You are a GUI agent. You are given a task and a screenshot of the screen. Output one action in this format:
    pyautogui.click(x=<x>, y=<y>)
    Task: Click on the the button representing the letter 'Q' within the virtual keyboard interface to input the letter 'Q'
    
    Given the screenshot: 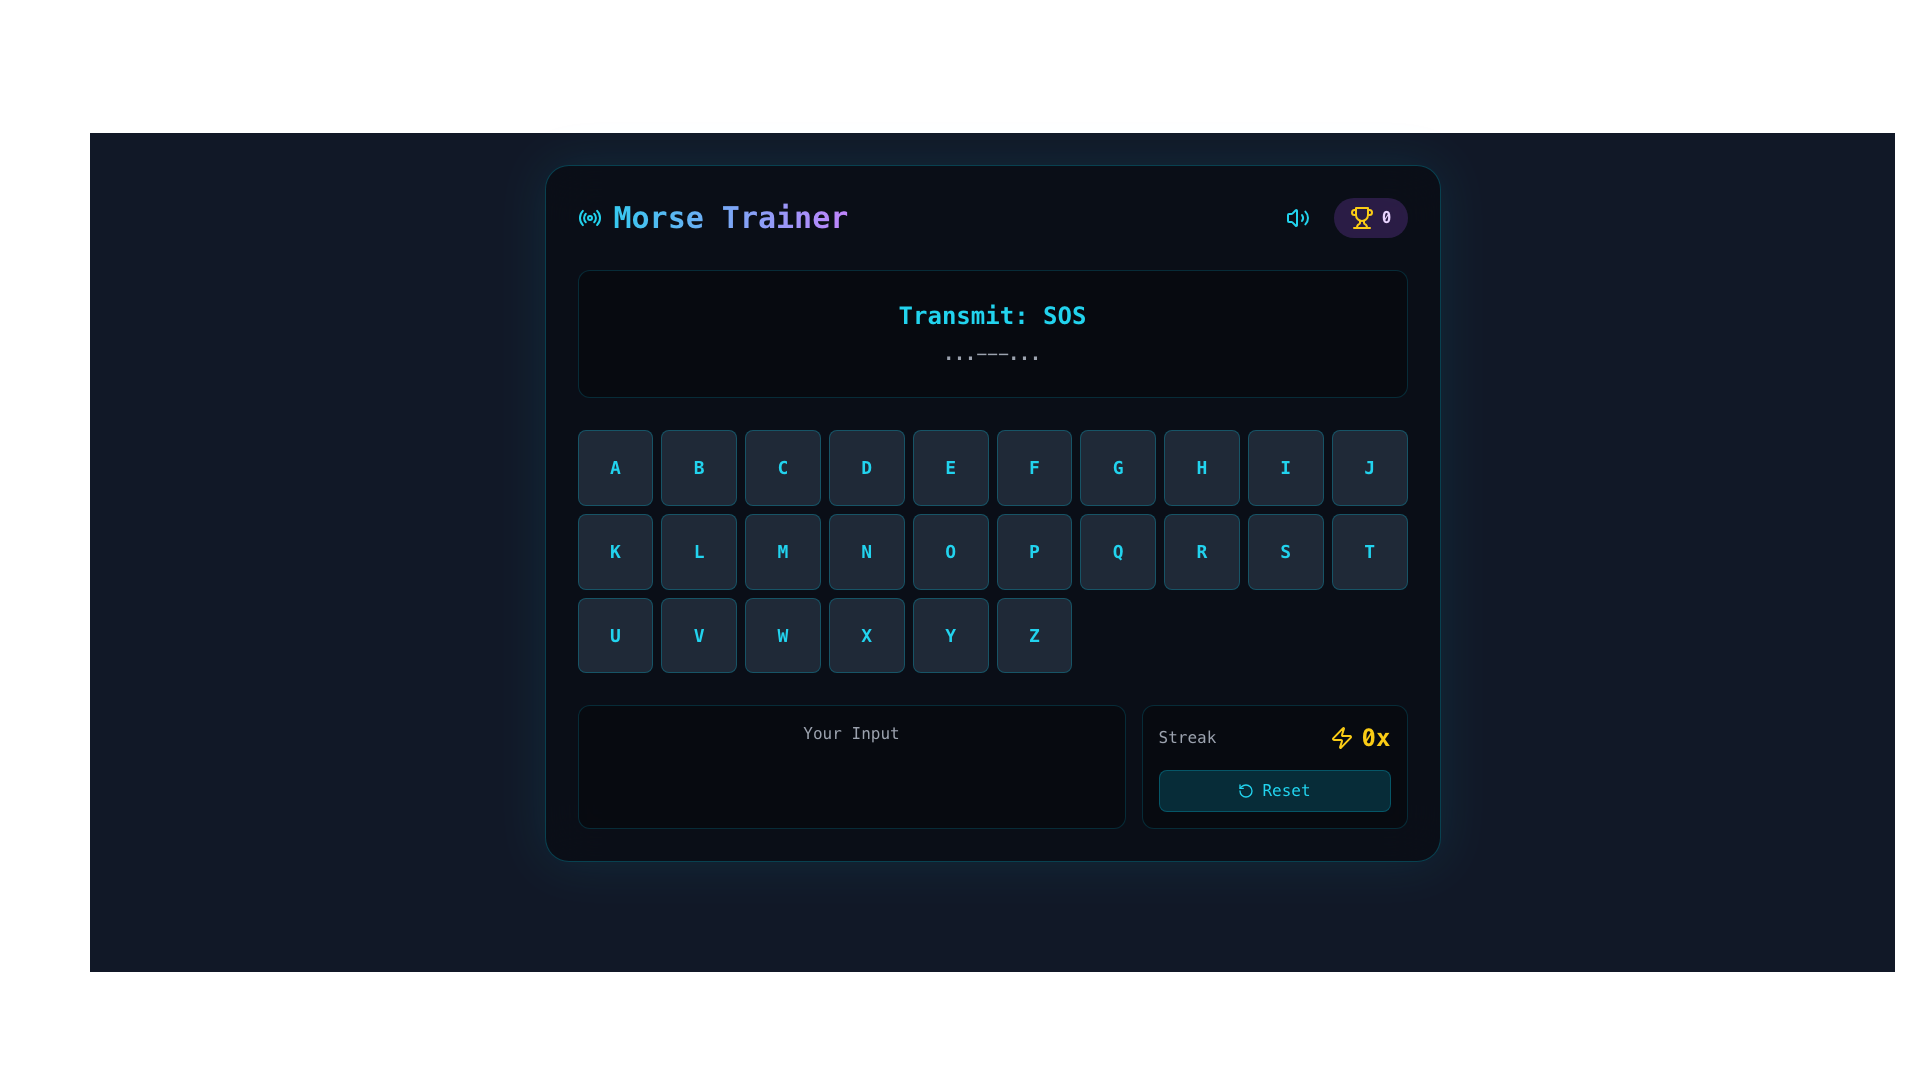 What is the action you would take?
    pyautogui.click(x=1117, y=551)
    